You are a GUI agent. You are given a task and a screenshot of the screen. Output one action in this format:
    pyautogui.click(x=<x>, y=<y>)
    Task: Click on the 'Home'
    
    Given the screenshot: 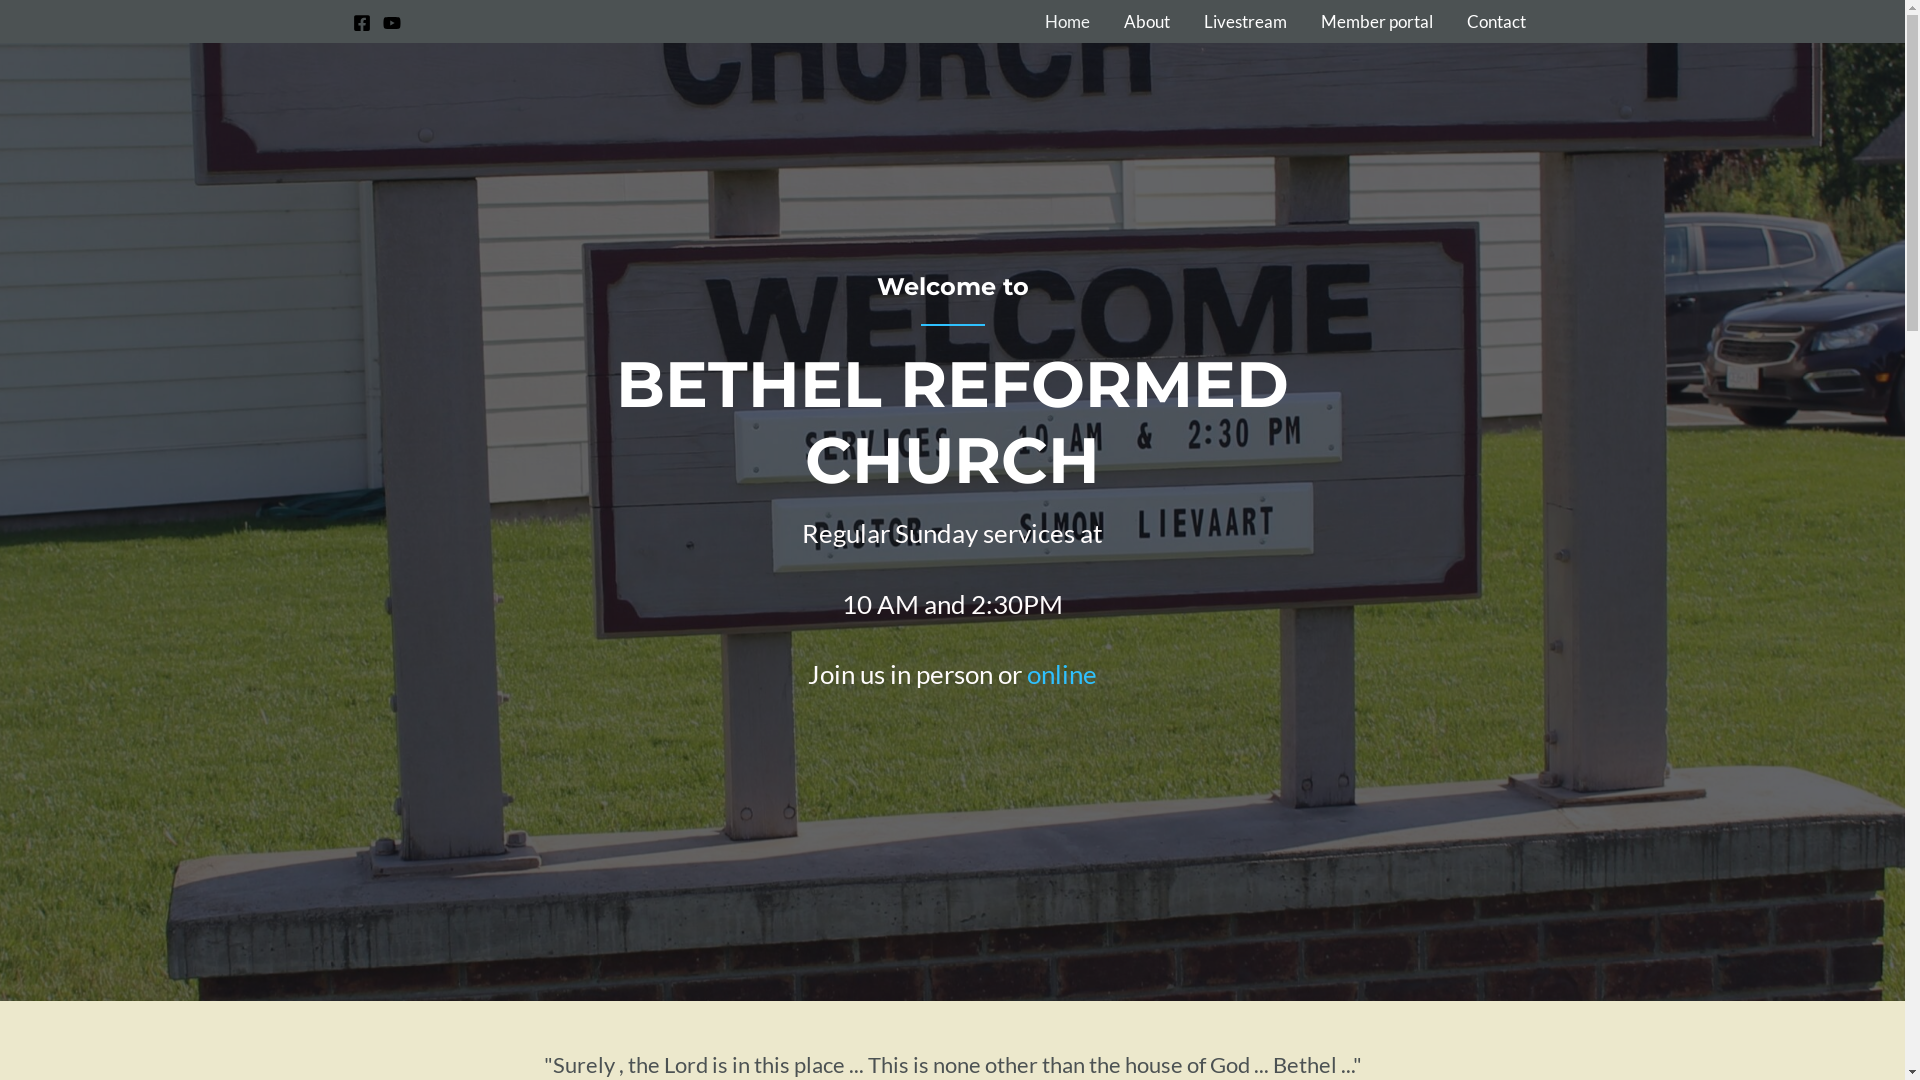 What is the action you would take?
    pyautogui.click(x=1066, y=21)
    